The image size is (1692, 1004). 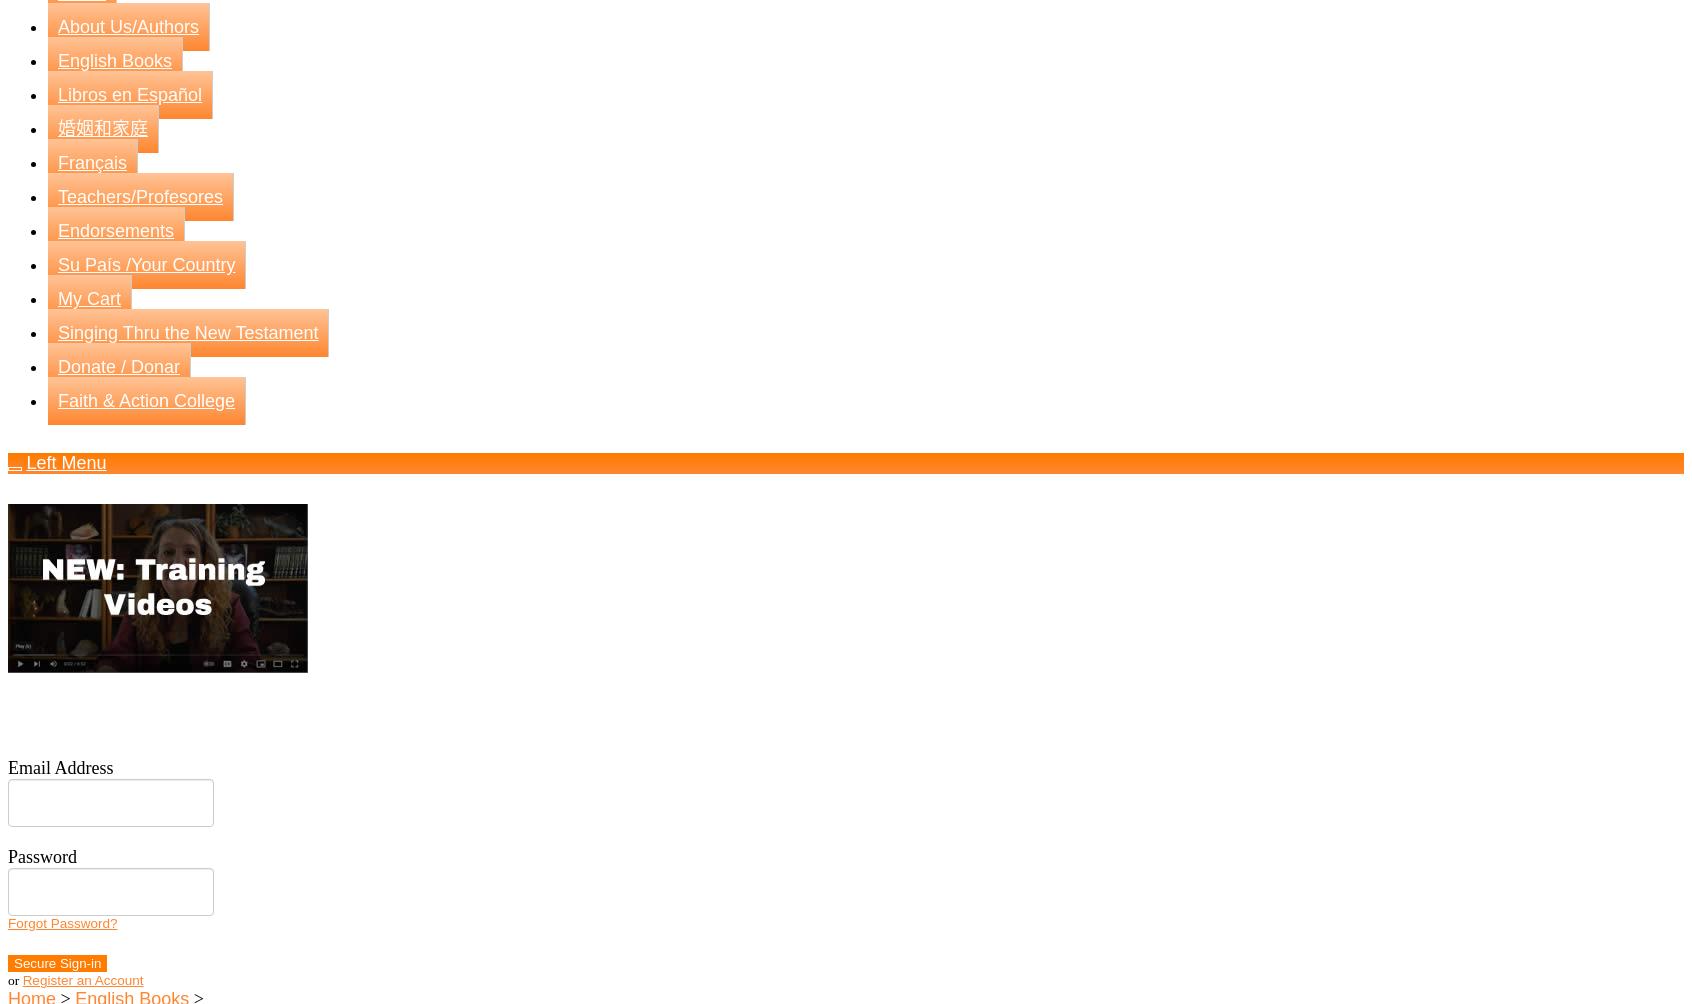 What do you see at coordinates (89, 298) in the screenshot?
I see `'My Cart'` at bounding box center [89, 298].